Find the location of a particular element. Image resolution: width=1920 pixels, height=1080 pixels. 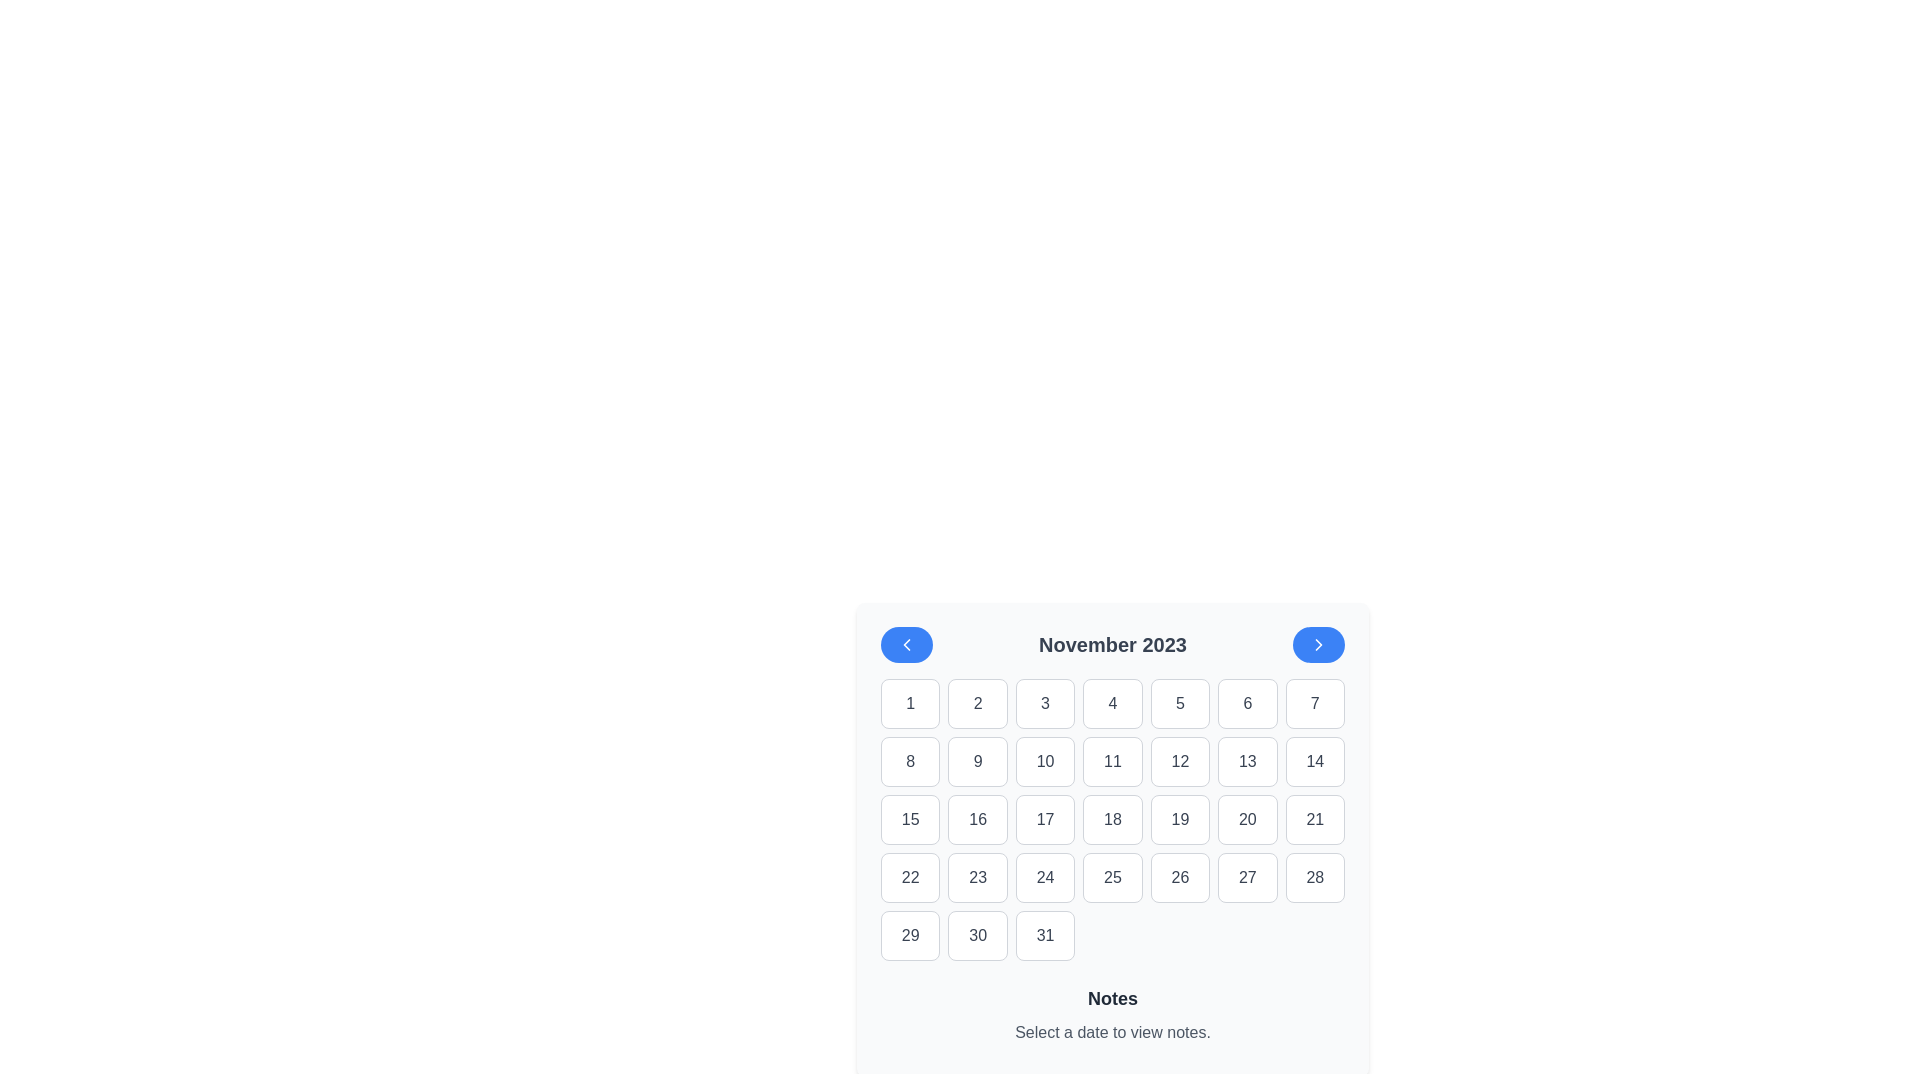

the button labeled '31' located in the bottom-right corner of the calendar is located at coordinates (1044, 936).